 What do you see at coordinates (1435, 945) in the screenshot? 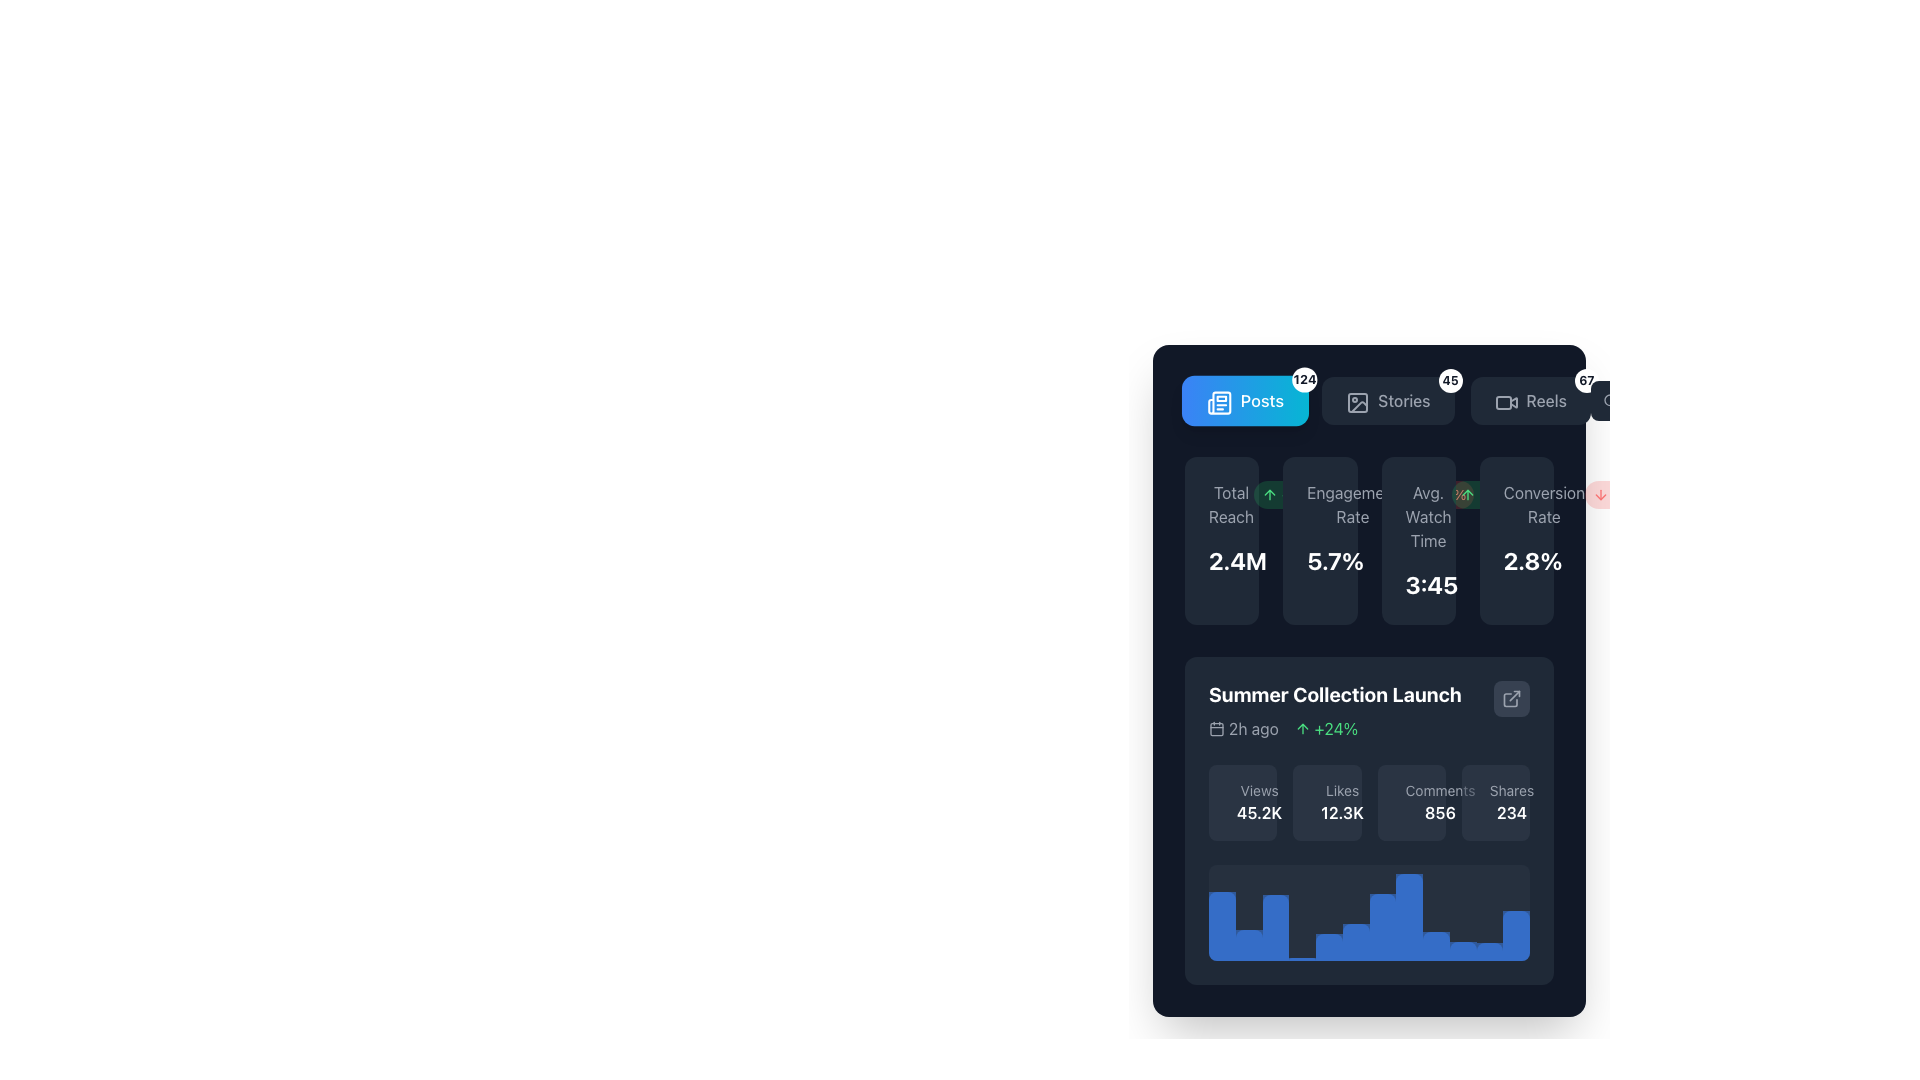
I see `9th bar from the left in the bar chart located in the lower section of the 'Summer Collection Launch' card for displayed data` at bounding box center [1435, 945].